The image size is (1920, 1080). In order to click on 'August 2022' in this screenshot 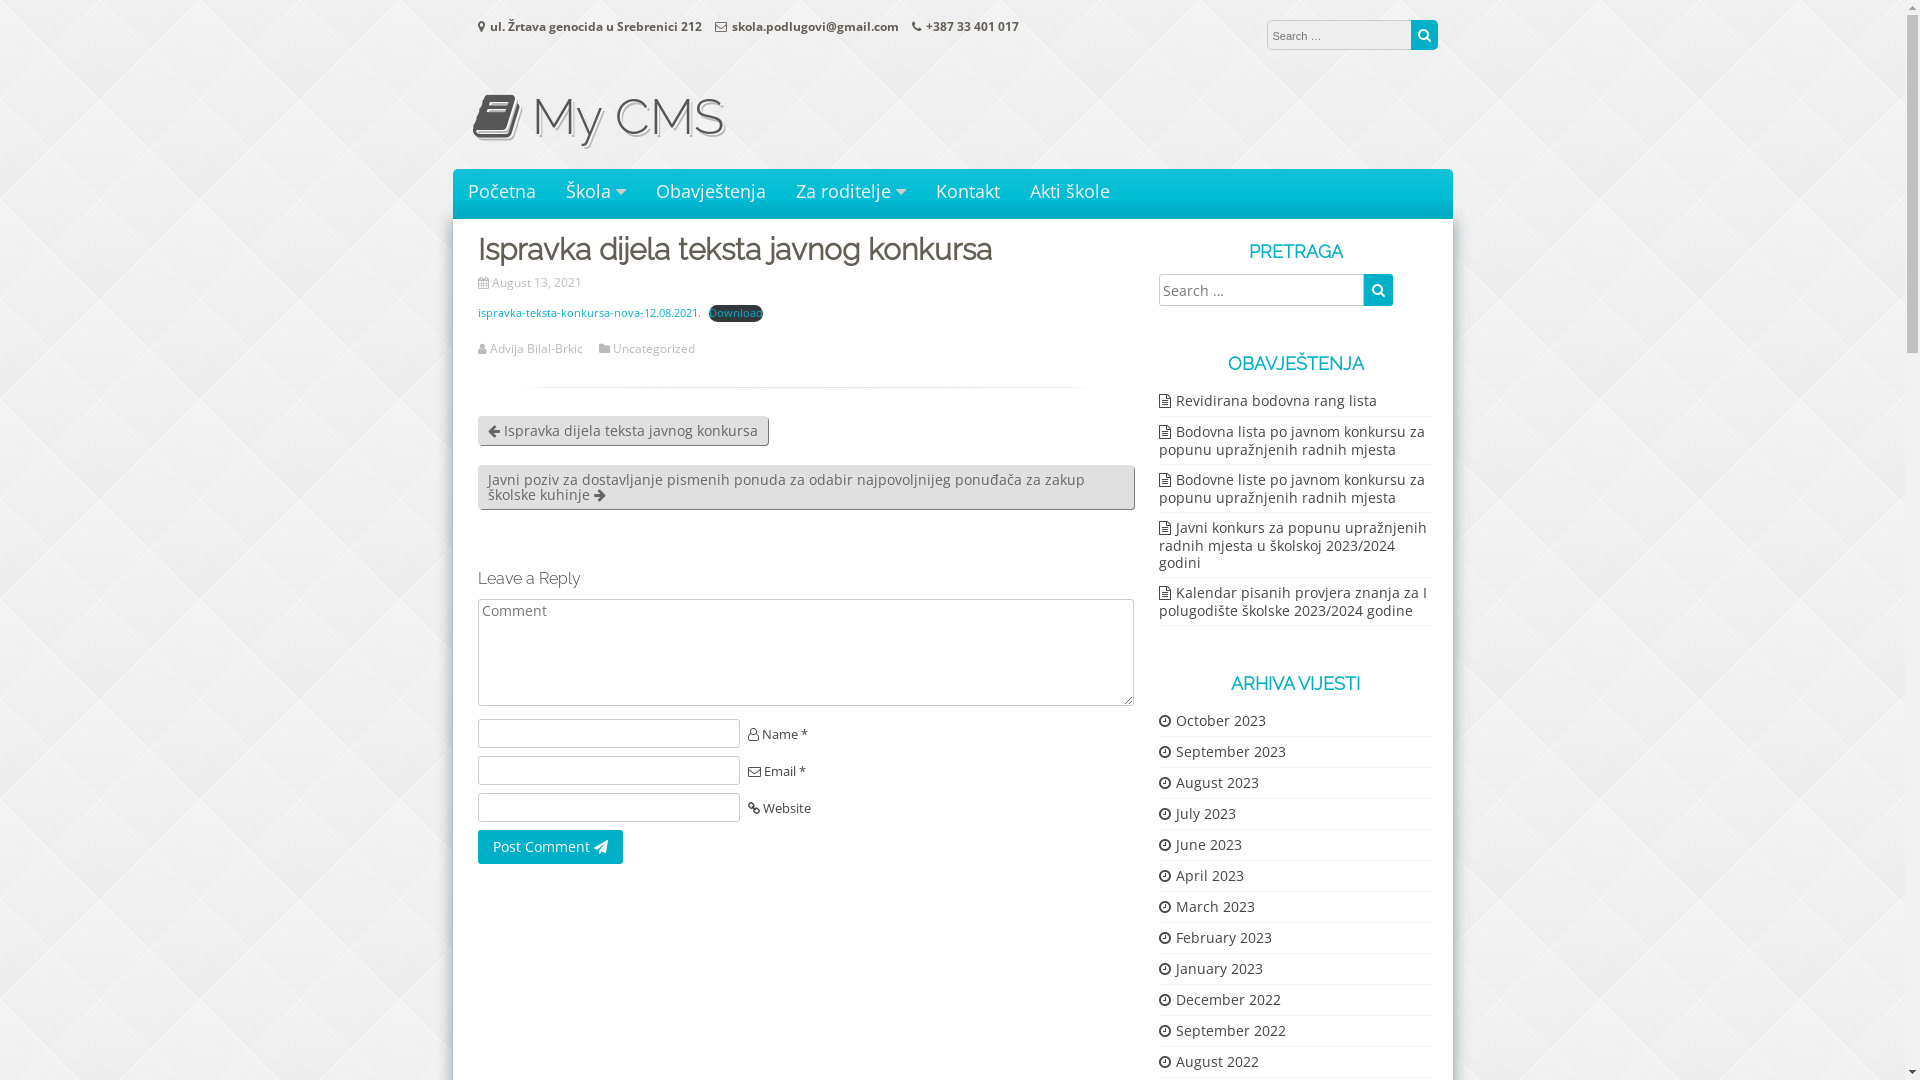, I will do `click(1157, 1060)`.